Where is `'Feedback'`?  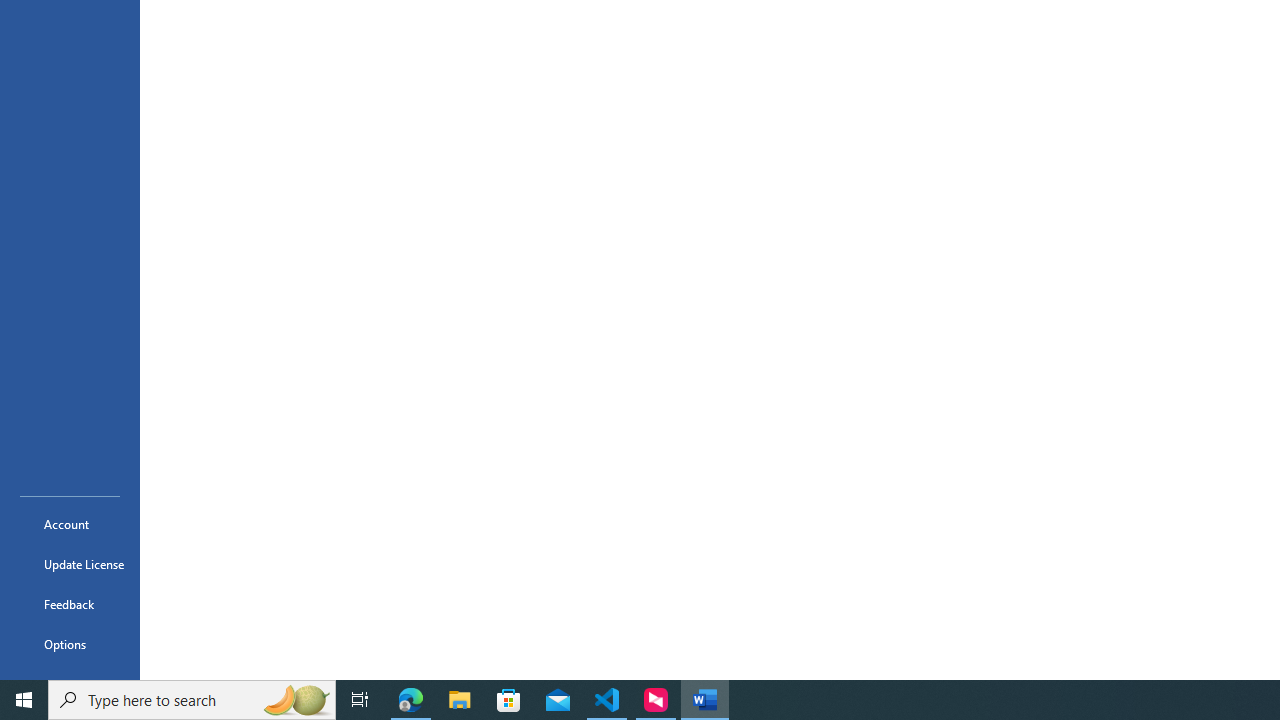 'Feedback' is located at coordinates (69, 603).